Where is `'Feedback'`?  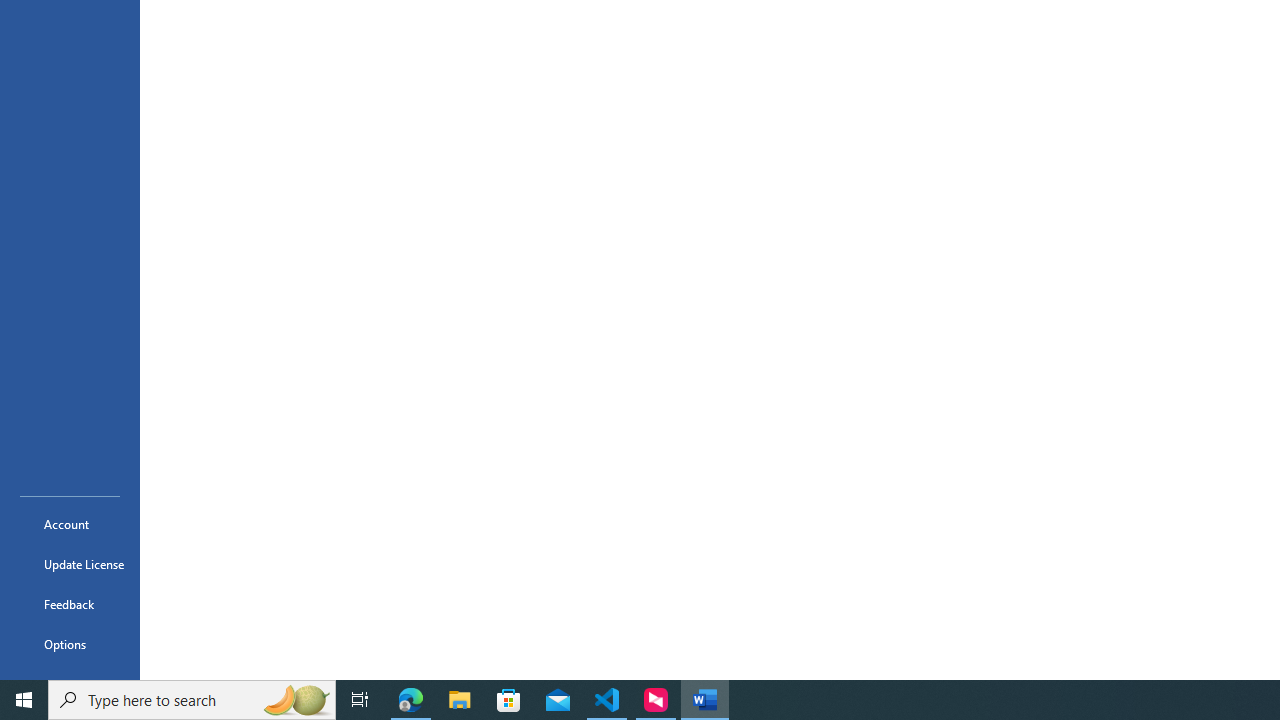 'Feedback' is located at coordinates (69, 603).